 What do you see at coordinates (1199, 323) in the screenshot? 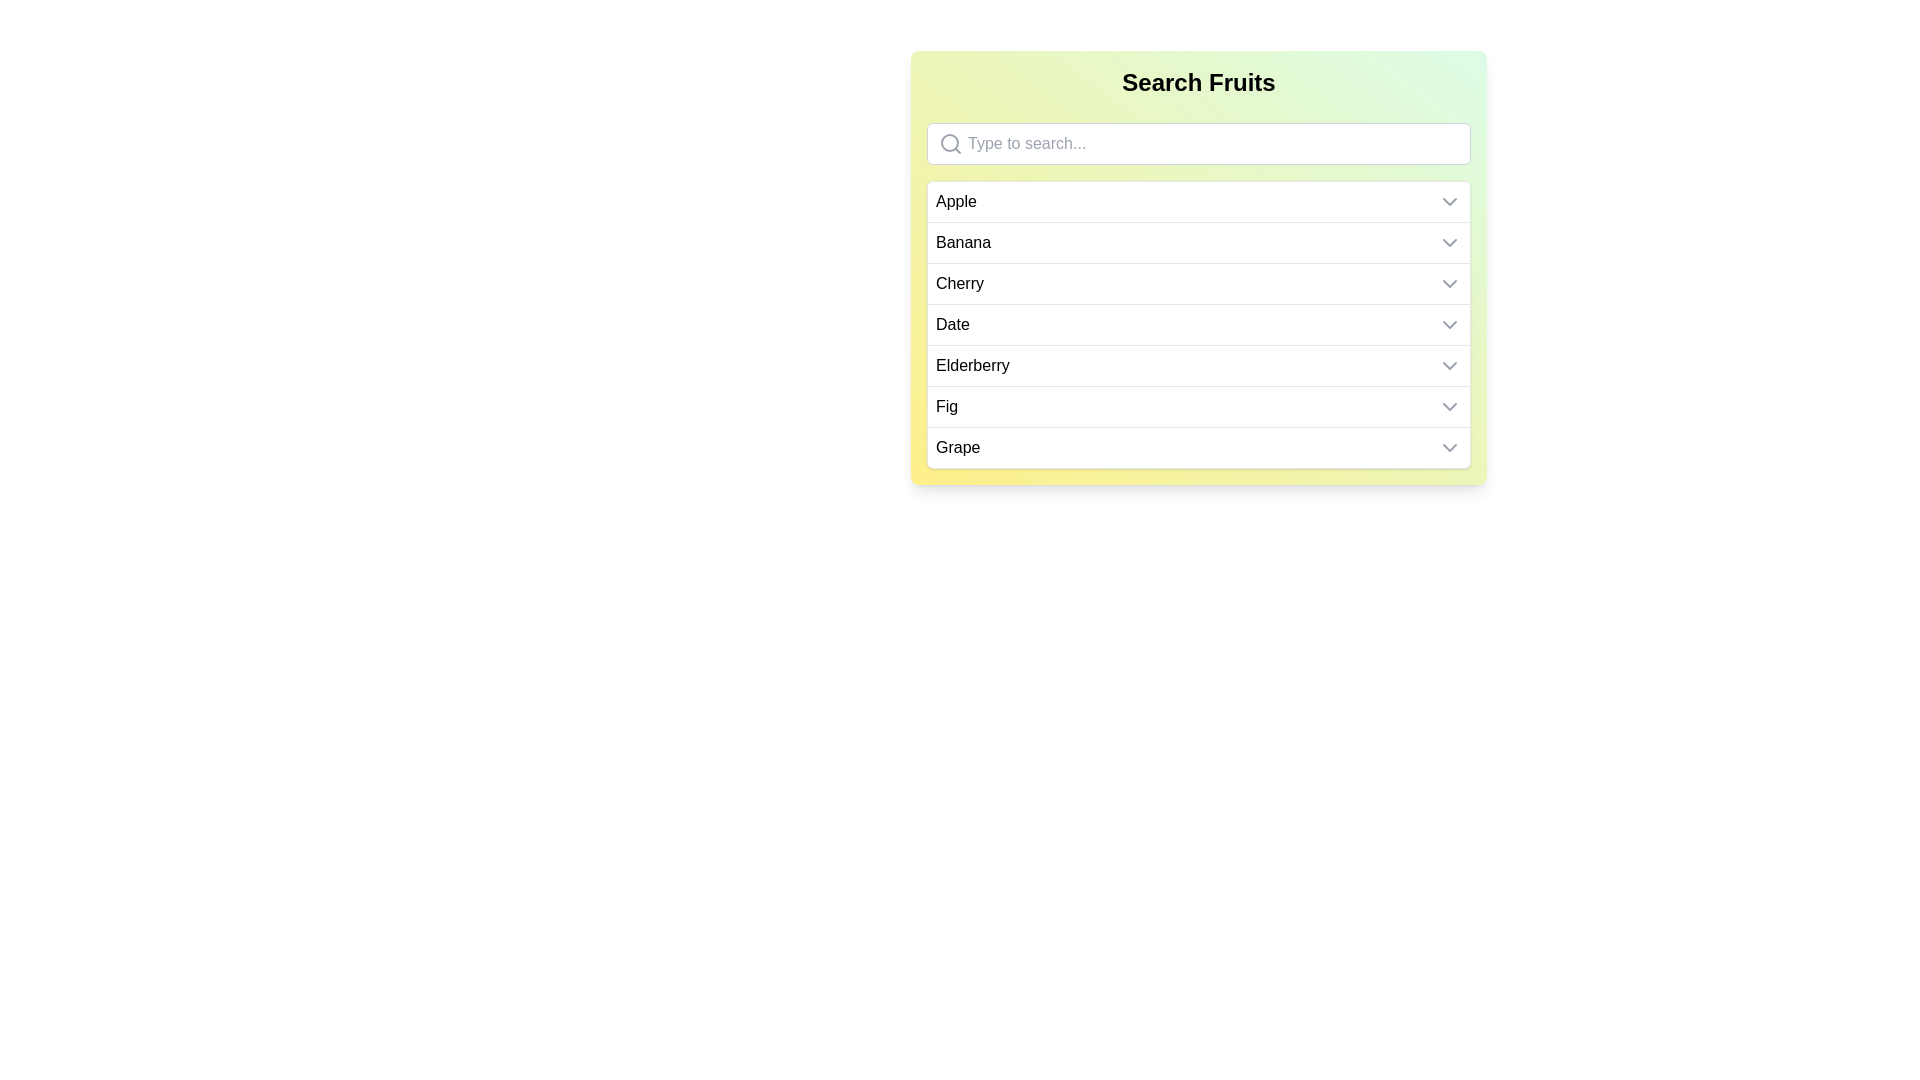
I see `the dropdown menu containing a list of fruits, specifically targeting the item 'Date', which is the fourth entry in the list` at bounding box center [1199, 323].